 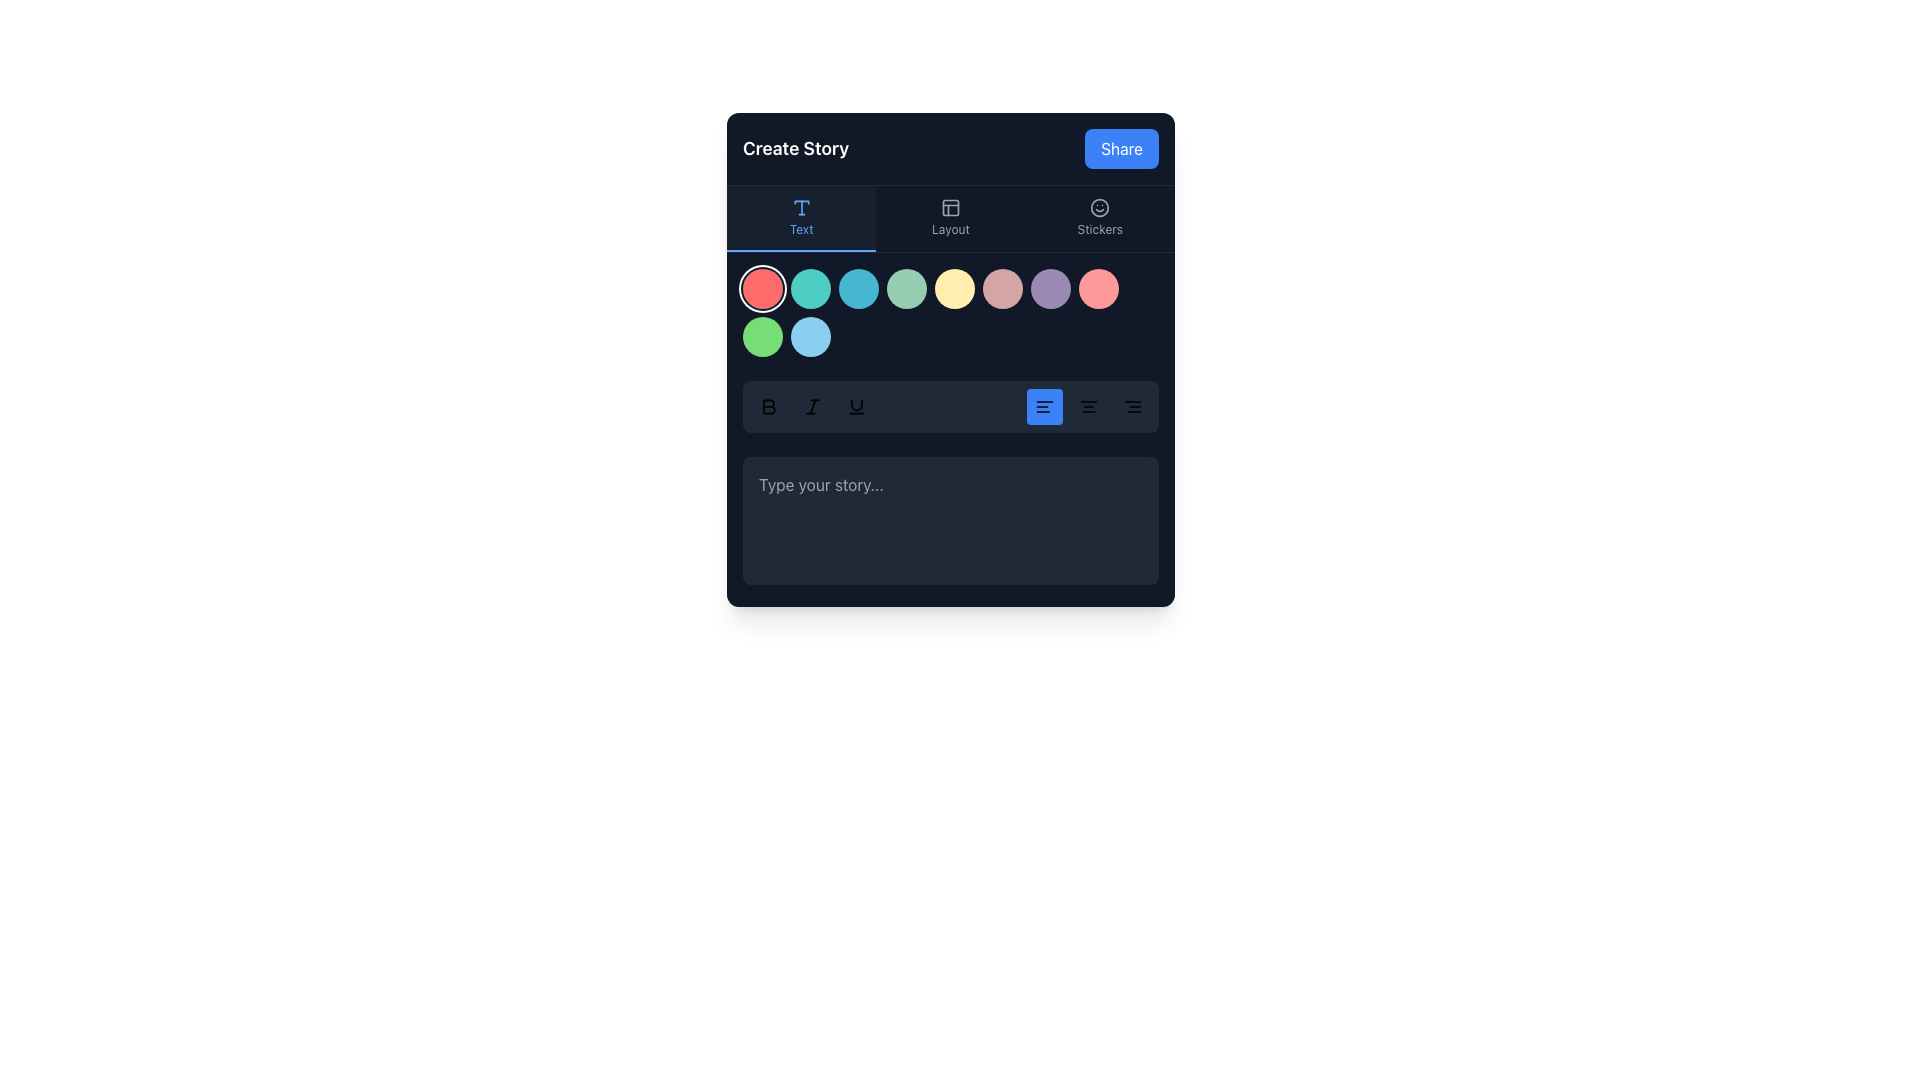 I want to click on the sixth circular button in the top row of the grid, so click(x=1003, y=289).